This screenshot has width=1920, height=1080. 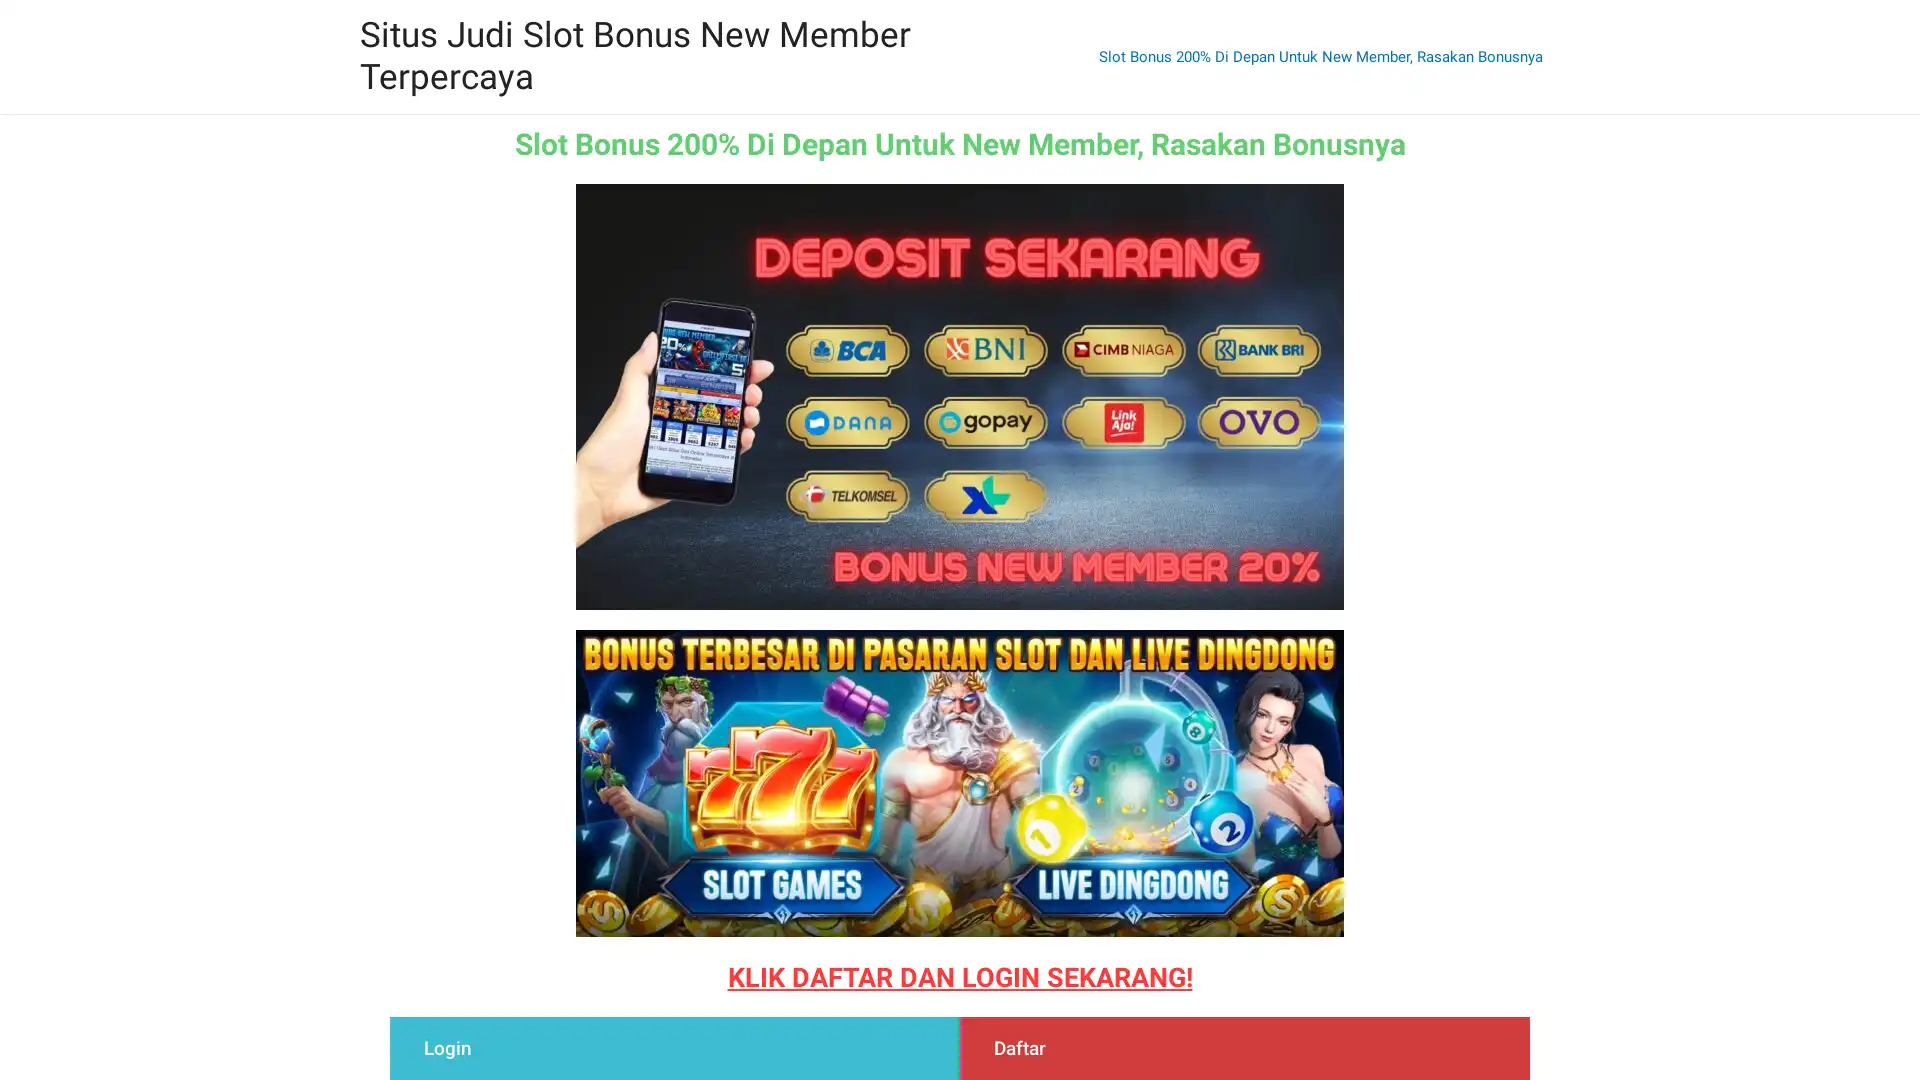 I want to click on Daftar, so click(x=1014, y=1049).